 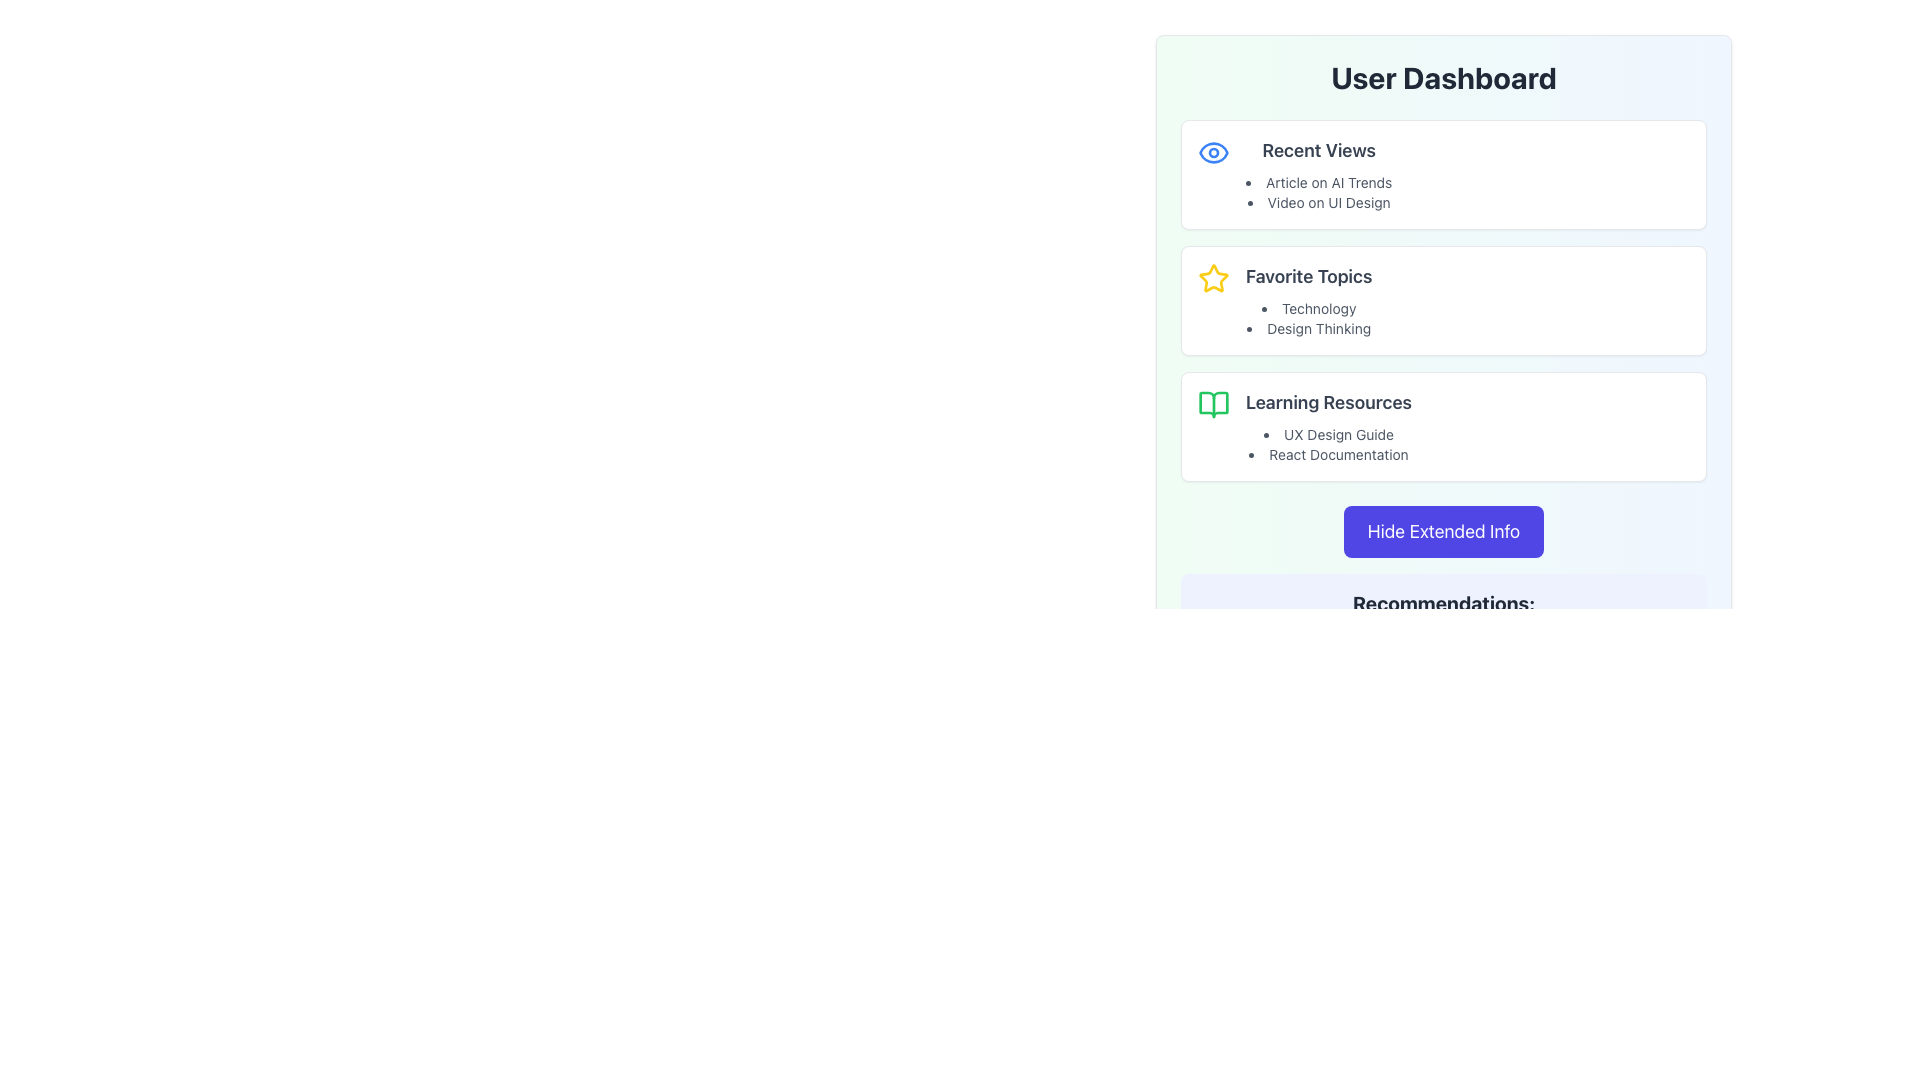 I want to click on the 'Video on UI Design' entry in the 'Recent Views' list, which is the second item below 'Article on AI Trends', so click(x=1319, y=203).